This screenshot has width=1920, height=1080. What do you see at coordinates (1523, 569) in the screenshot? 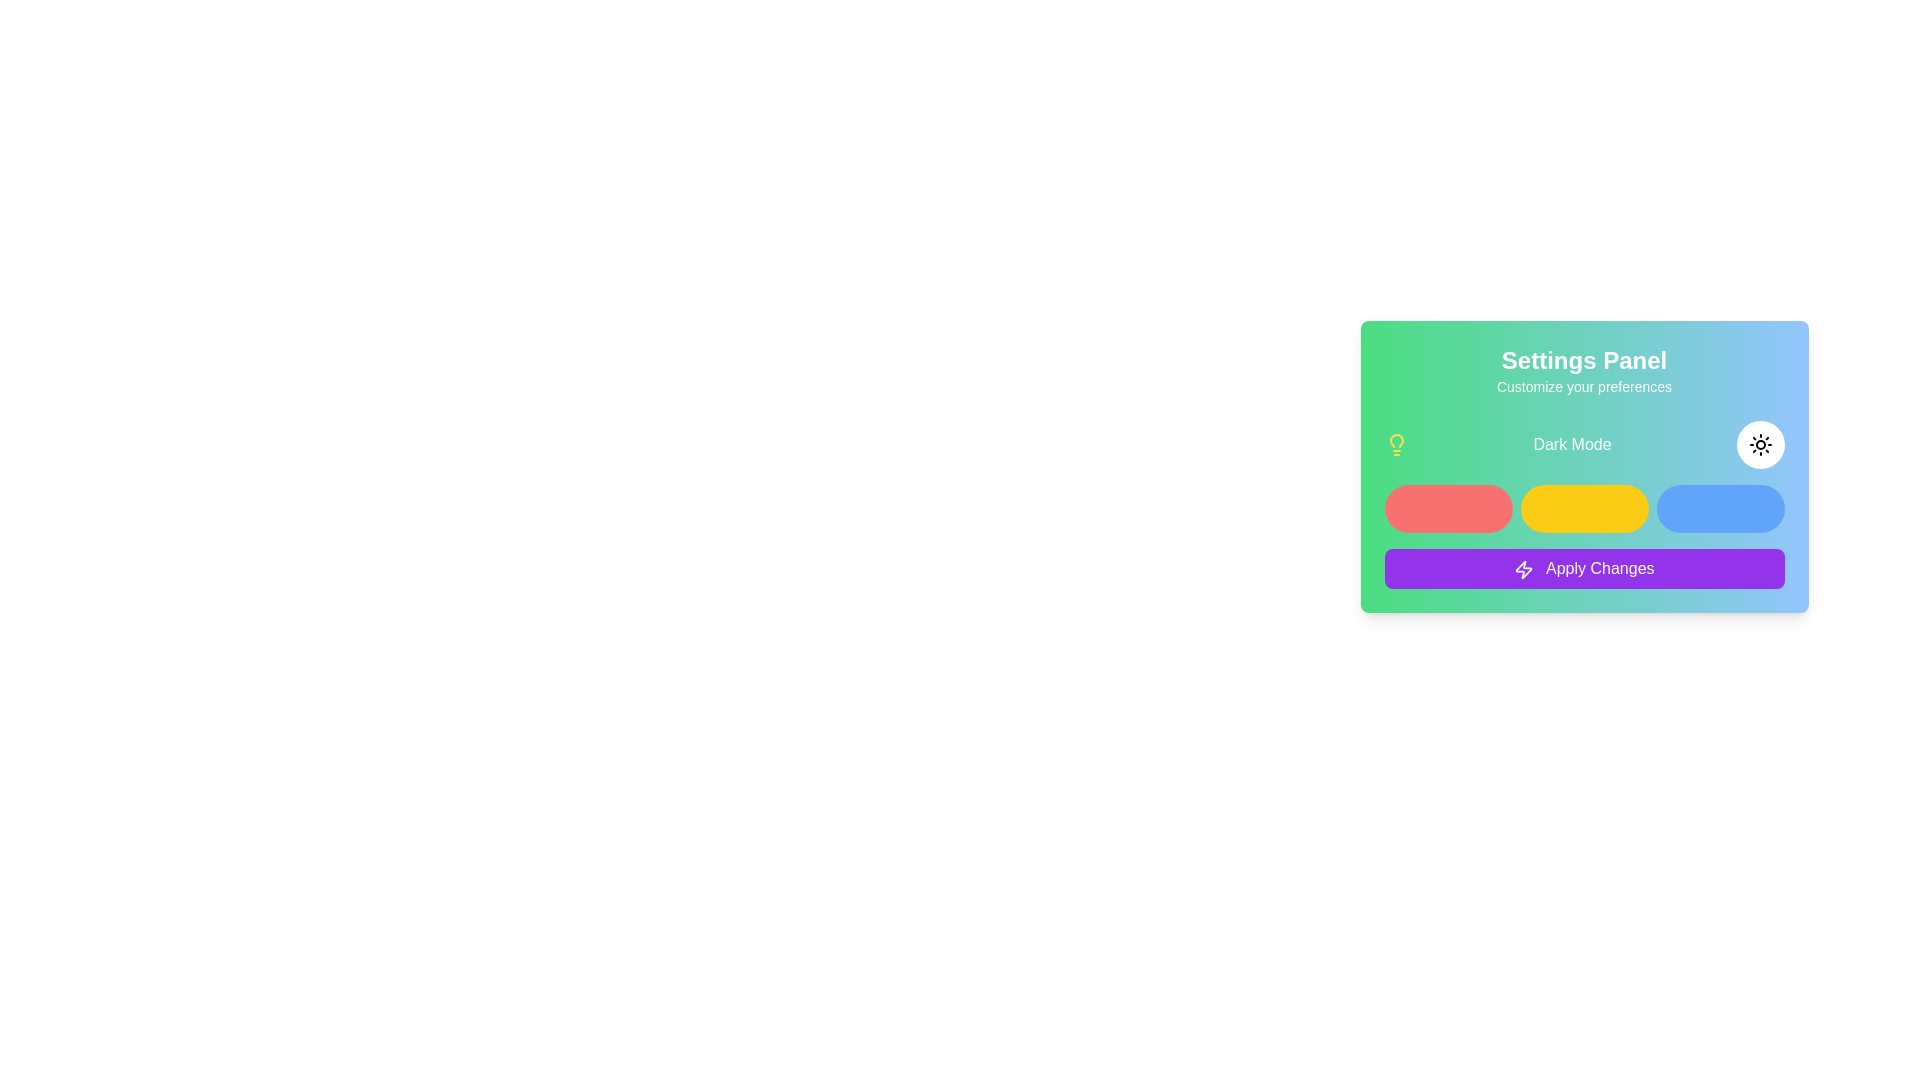
I see `the lightning bolt icon located within the 'Apply Changes' button at the bottom of the settings panel` at bounding box center [1523, 569].